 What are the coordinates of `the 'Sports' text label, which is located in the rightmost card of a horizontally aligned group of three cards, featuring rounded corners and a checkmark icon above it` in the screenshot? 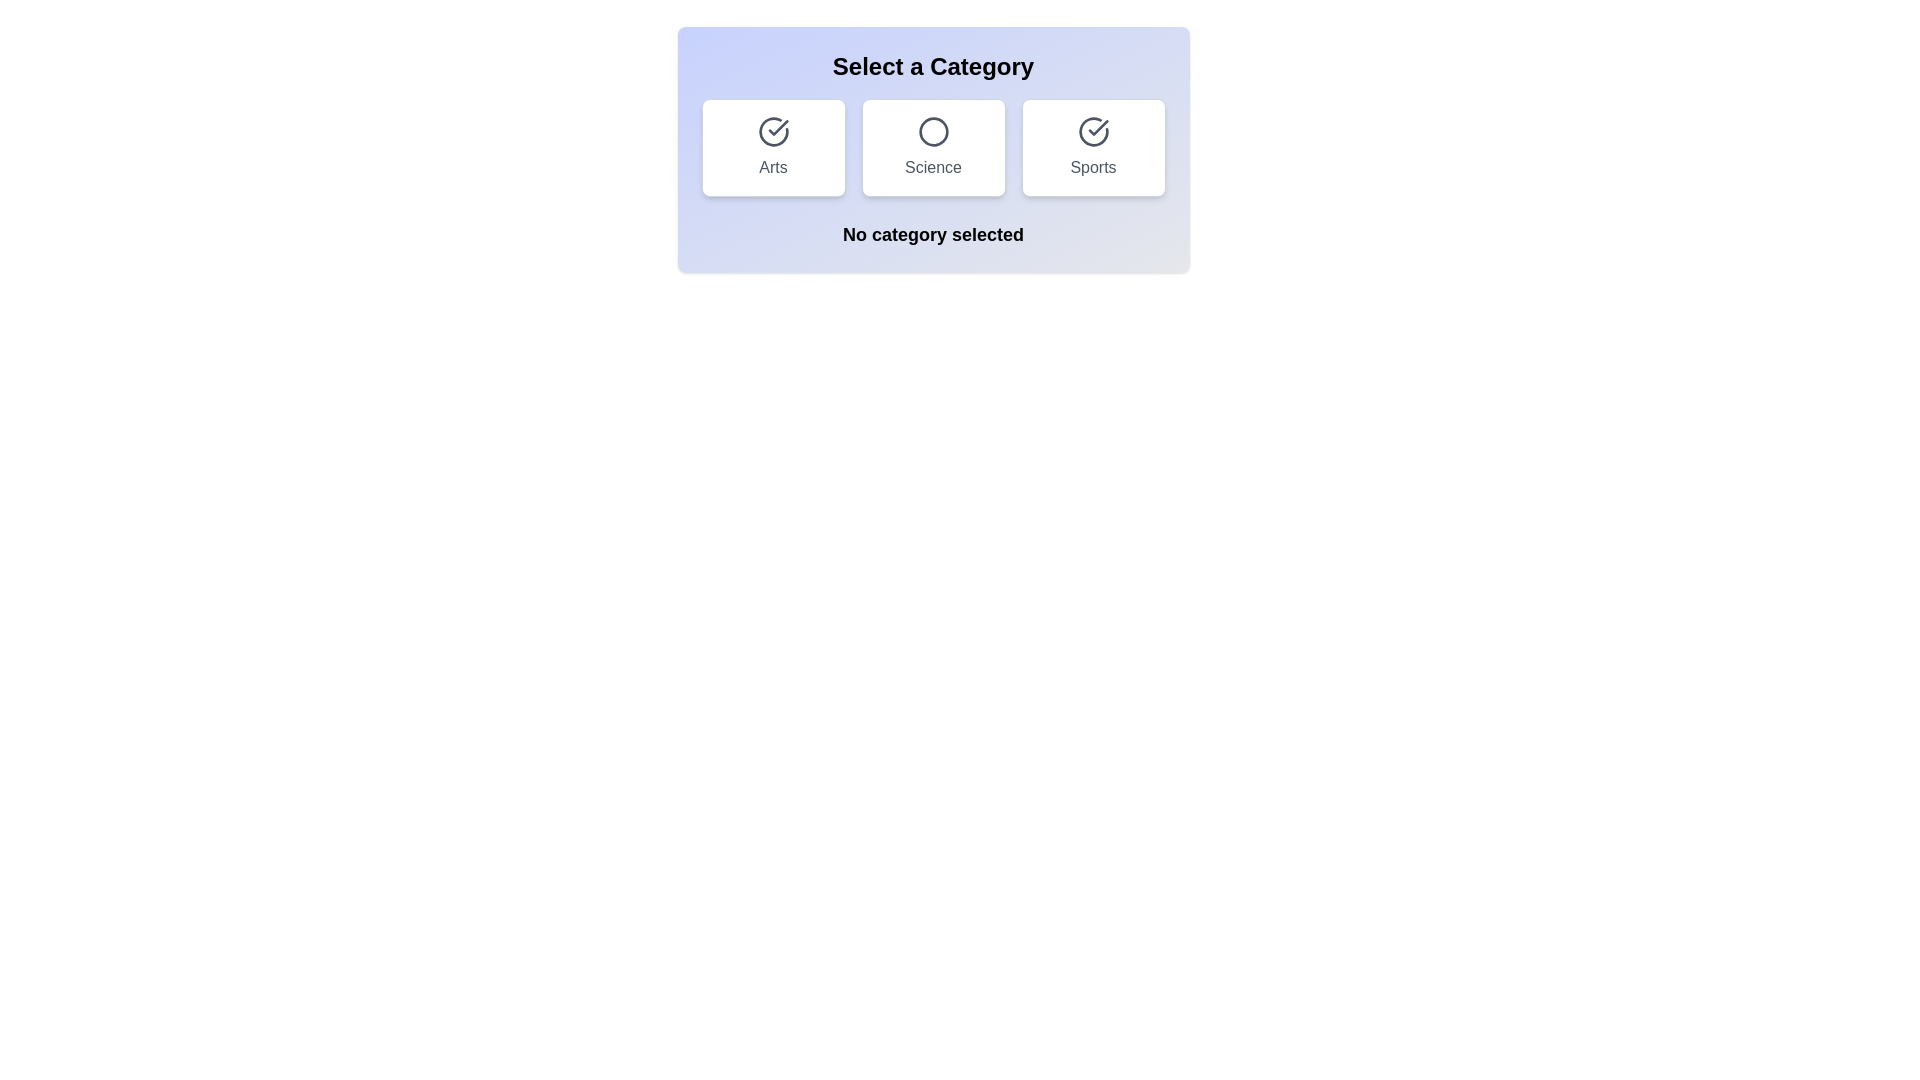 It's located at (1092, 167).